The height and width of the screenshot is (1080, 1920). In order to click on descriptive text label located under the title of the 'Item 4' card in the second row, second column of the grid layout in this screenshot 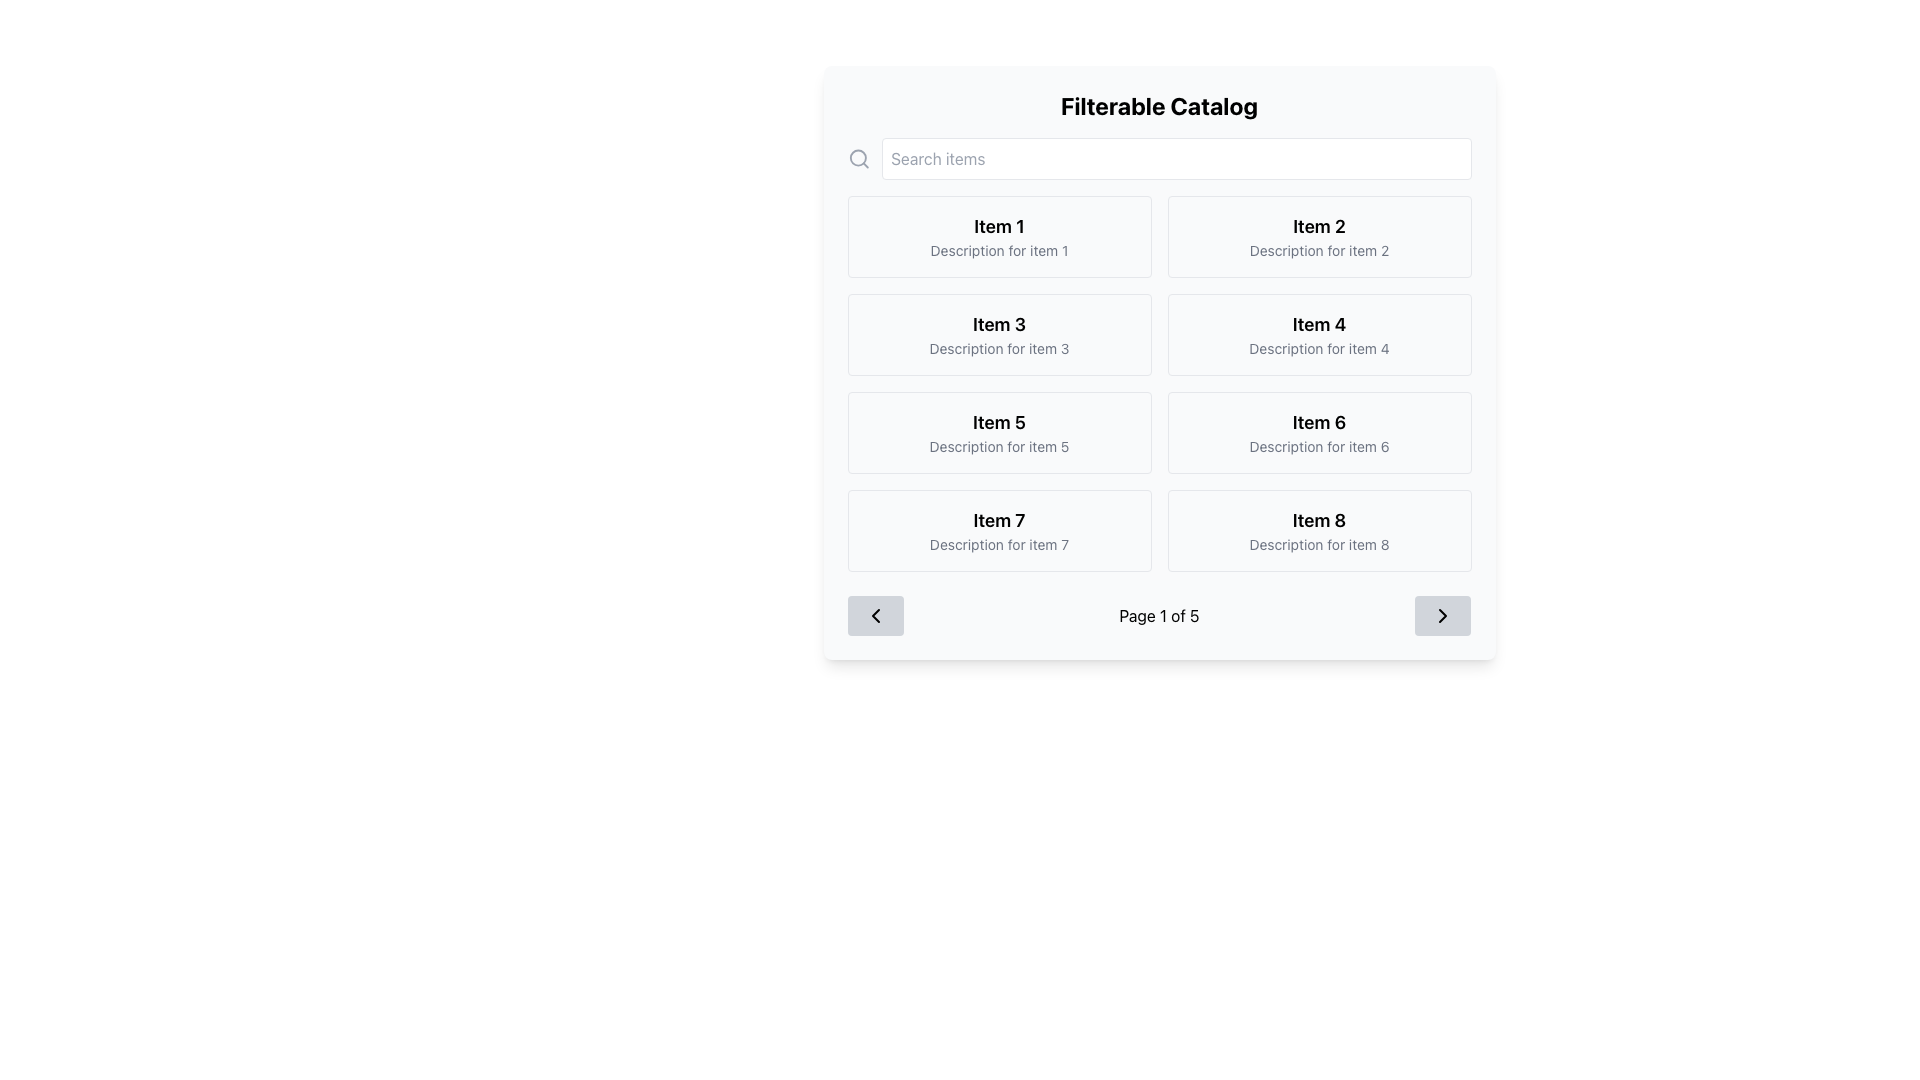, I will do `click(1319, 347)`.